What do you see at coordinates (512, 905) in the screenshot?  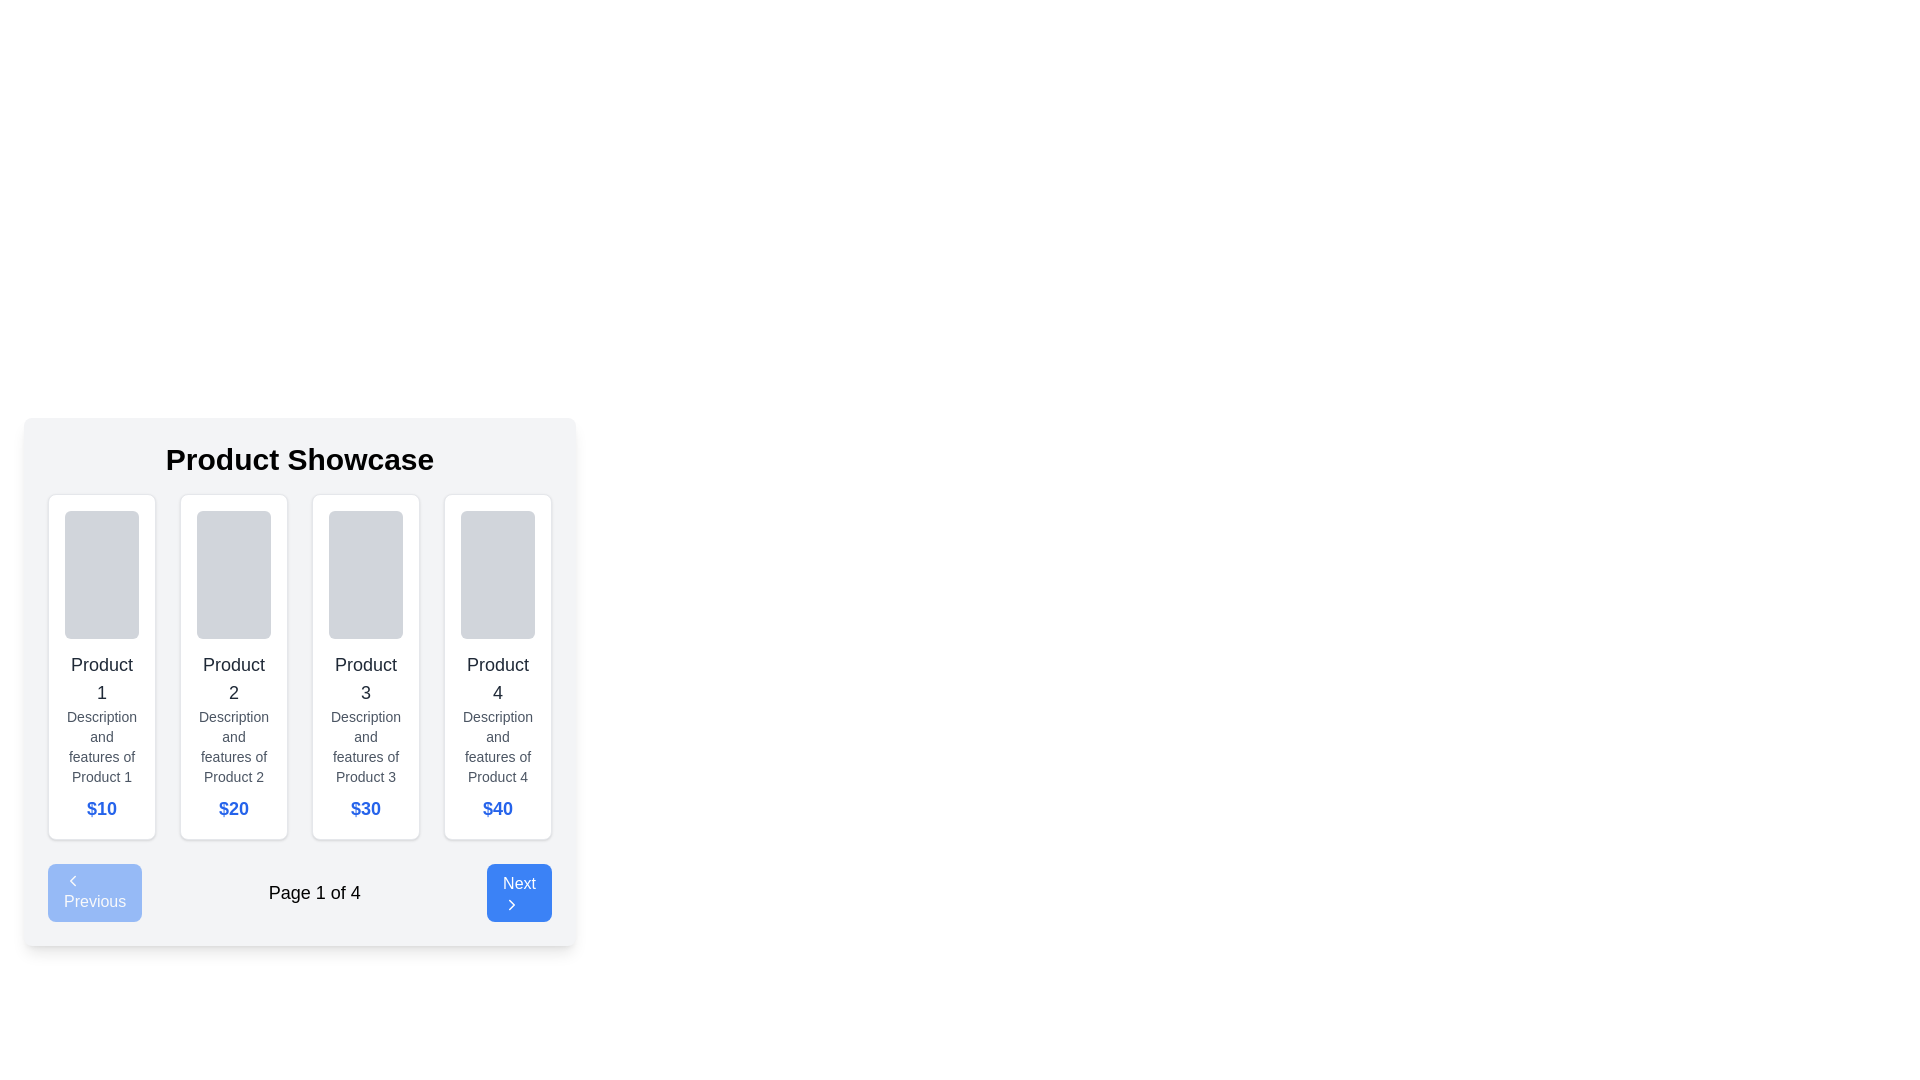 I see `the 'Next' button located at the bottom-right corner of the interface, which contains a right-facing chevron icon indicating a forward action` at bounding box center [512, 905].